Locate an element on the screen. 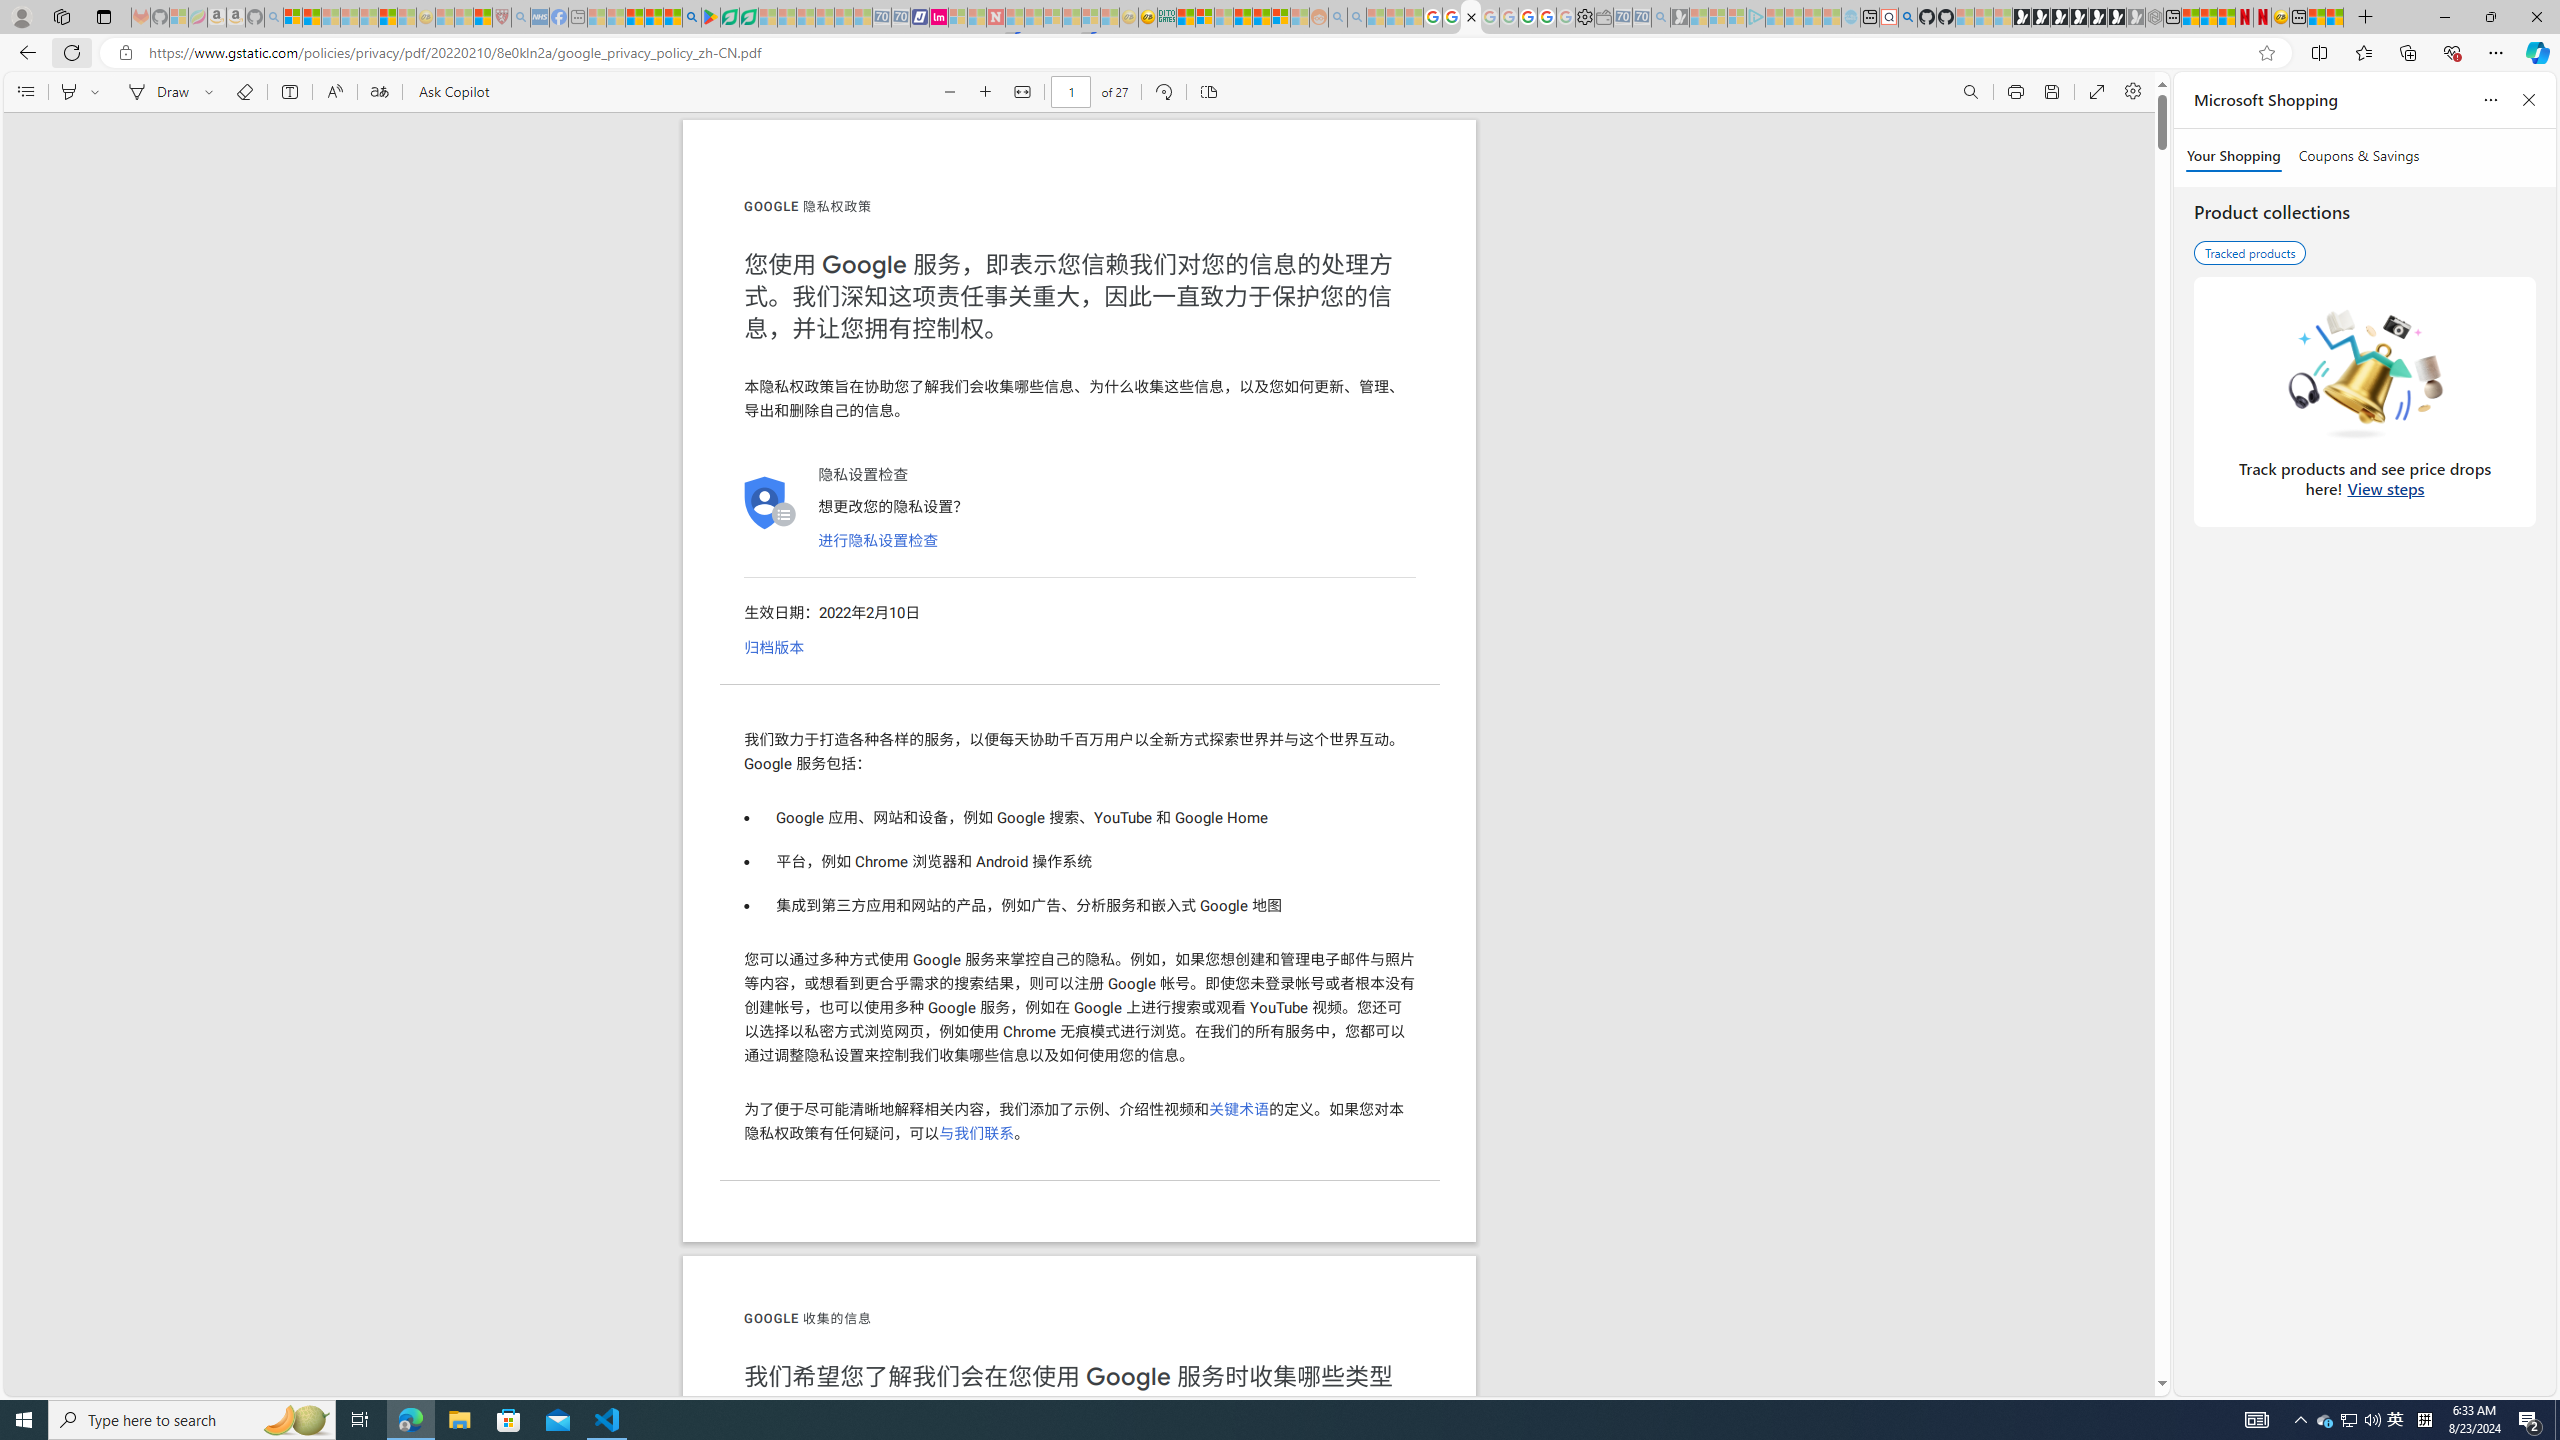 This screenshot has height=1440, width=2560. 'Kinda Frugal - MSN' is located at coordinates (1261, 16).